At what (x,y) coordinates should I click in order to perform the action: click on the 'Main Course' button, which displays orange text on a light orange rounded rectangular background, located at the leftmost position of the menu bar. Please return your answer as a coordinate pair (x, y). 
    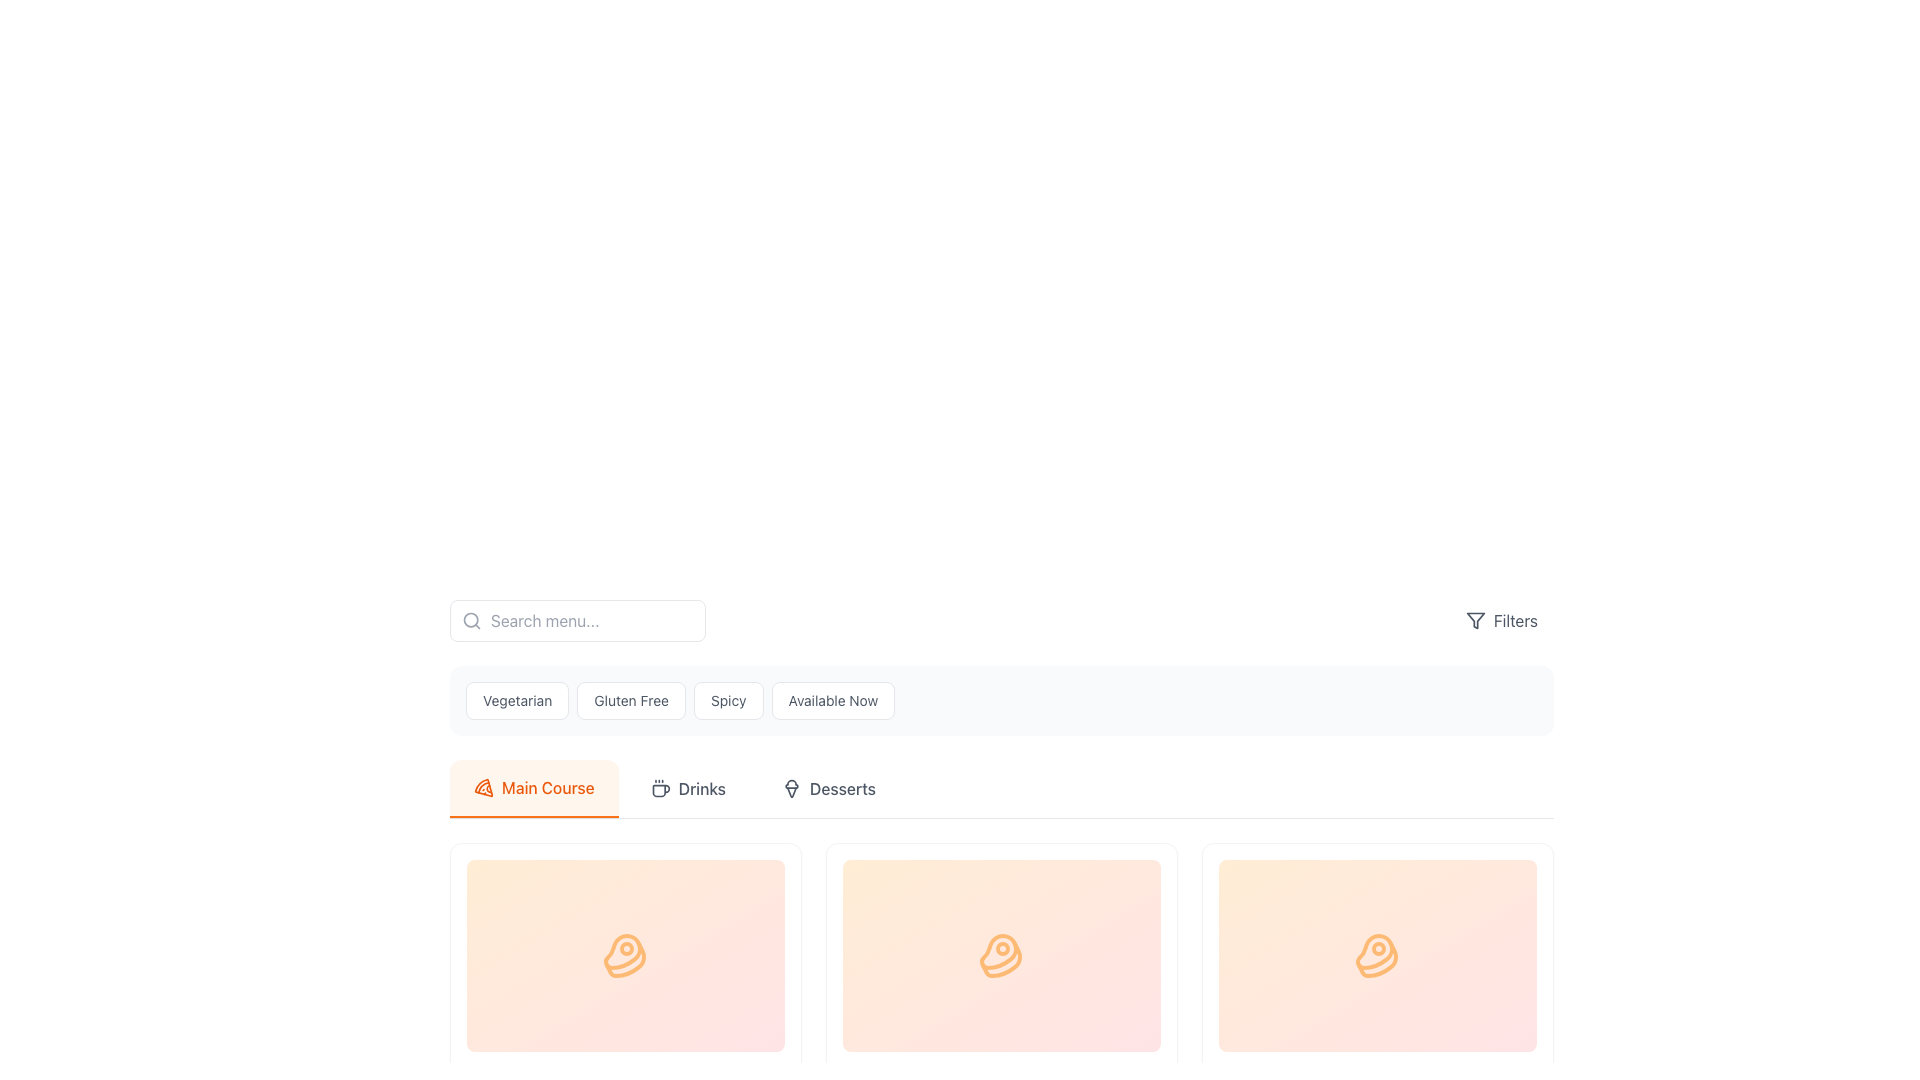
    Looking at the image, I should click on (534, 788).